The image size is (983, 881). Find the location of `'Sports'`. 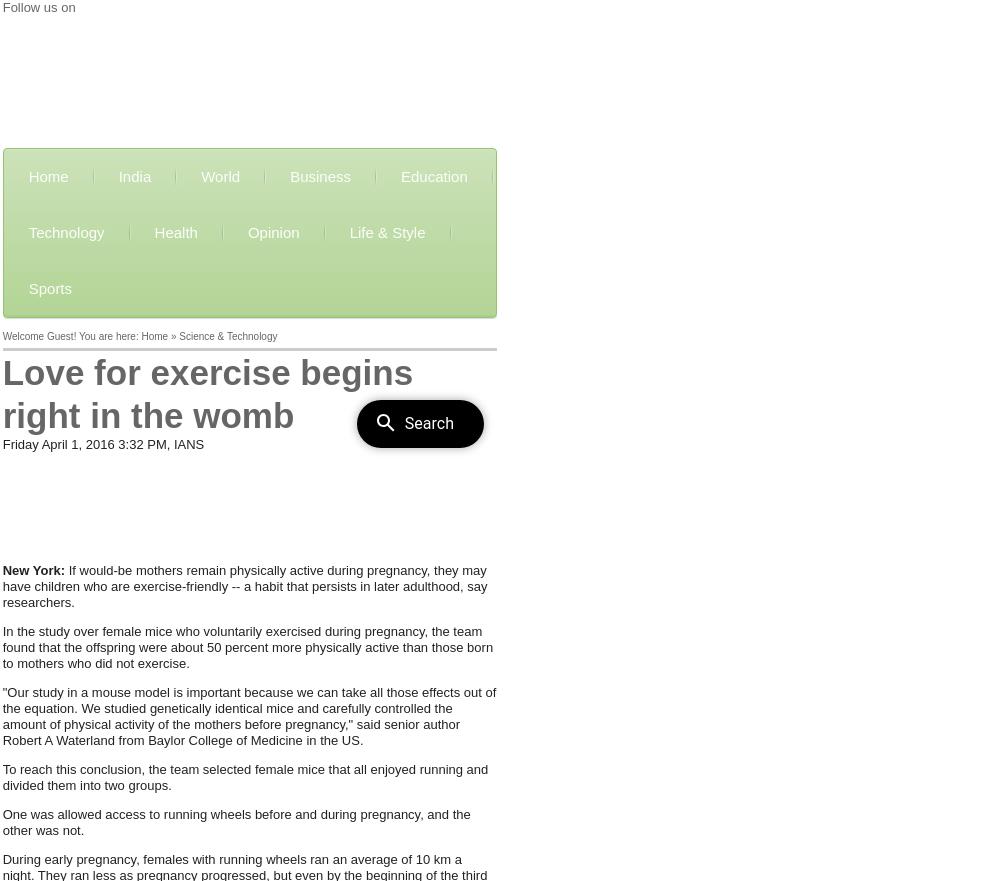

'Sports' is located at coordinates (49, 287).